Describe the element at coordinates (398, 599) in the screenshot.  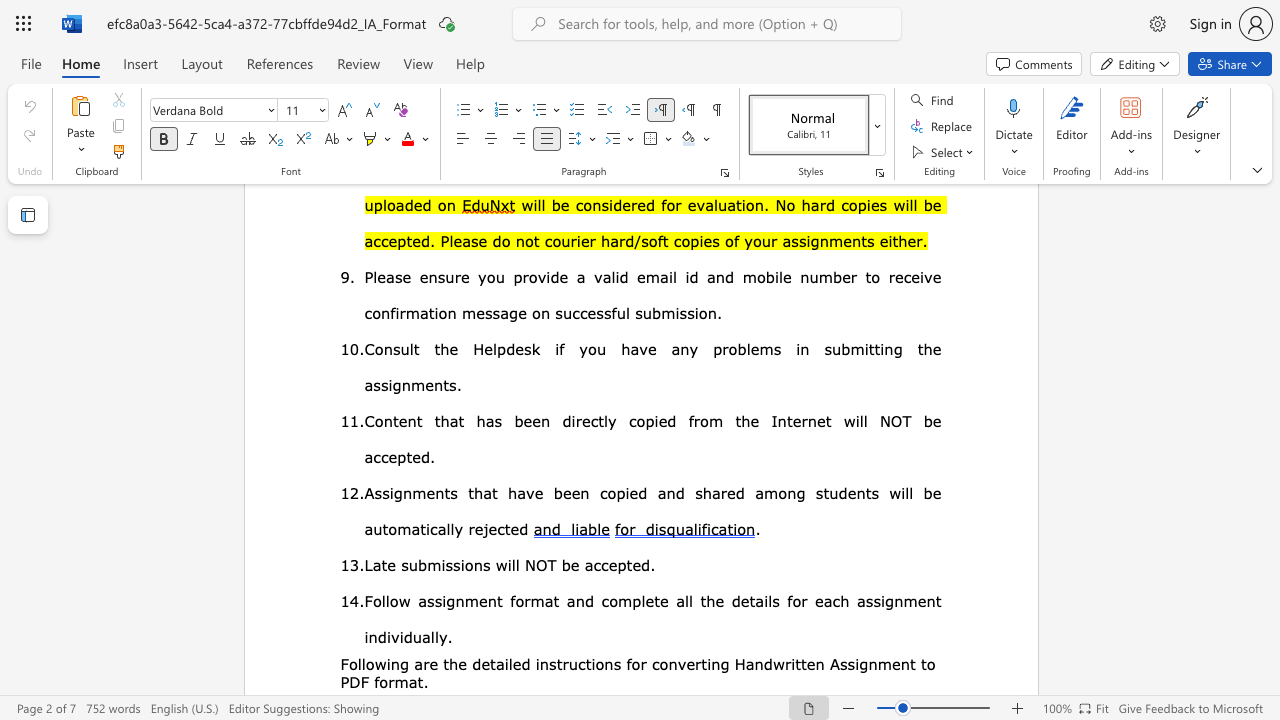
I see `the subset text "w assignm" within the text "Follow assignment format and complete all the details for each assignment individually."` at that location.